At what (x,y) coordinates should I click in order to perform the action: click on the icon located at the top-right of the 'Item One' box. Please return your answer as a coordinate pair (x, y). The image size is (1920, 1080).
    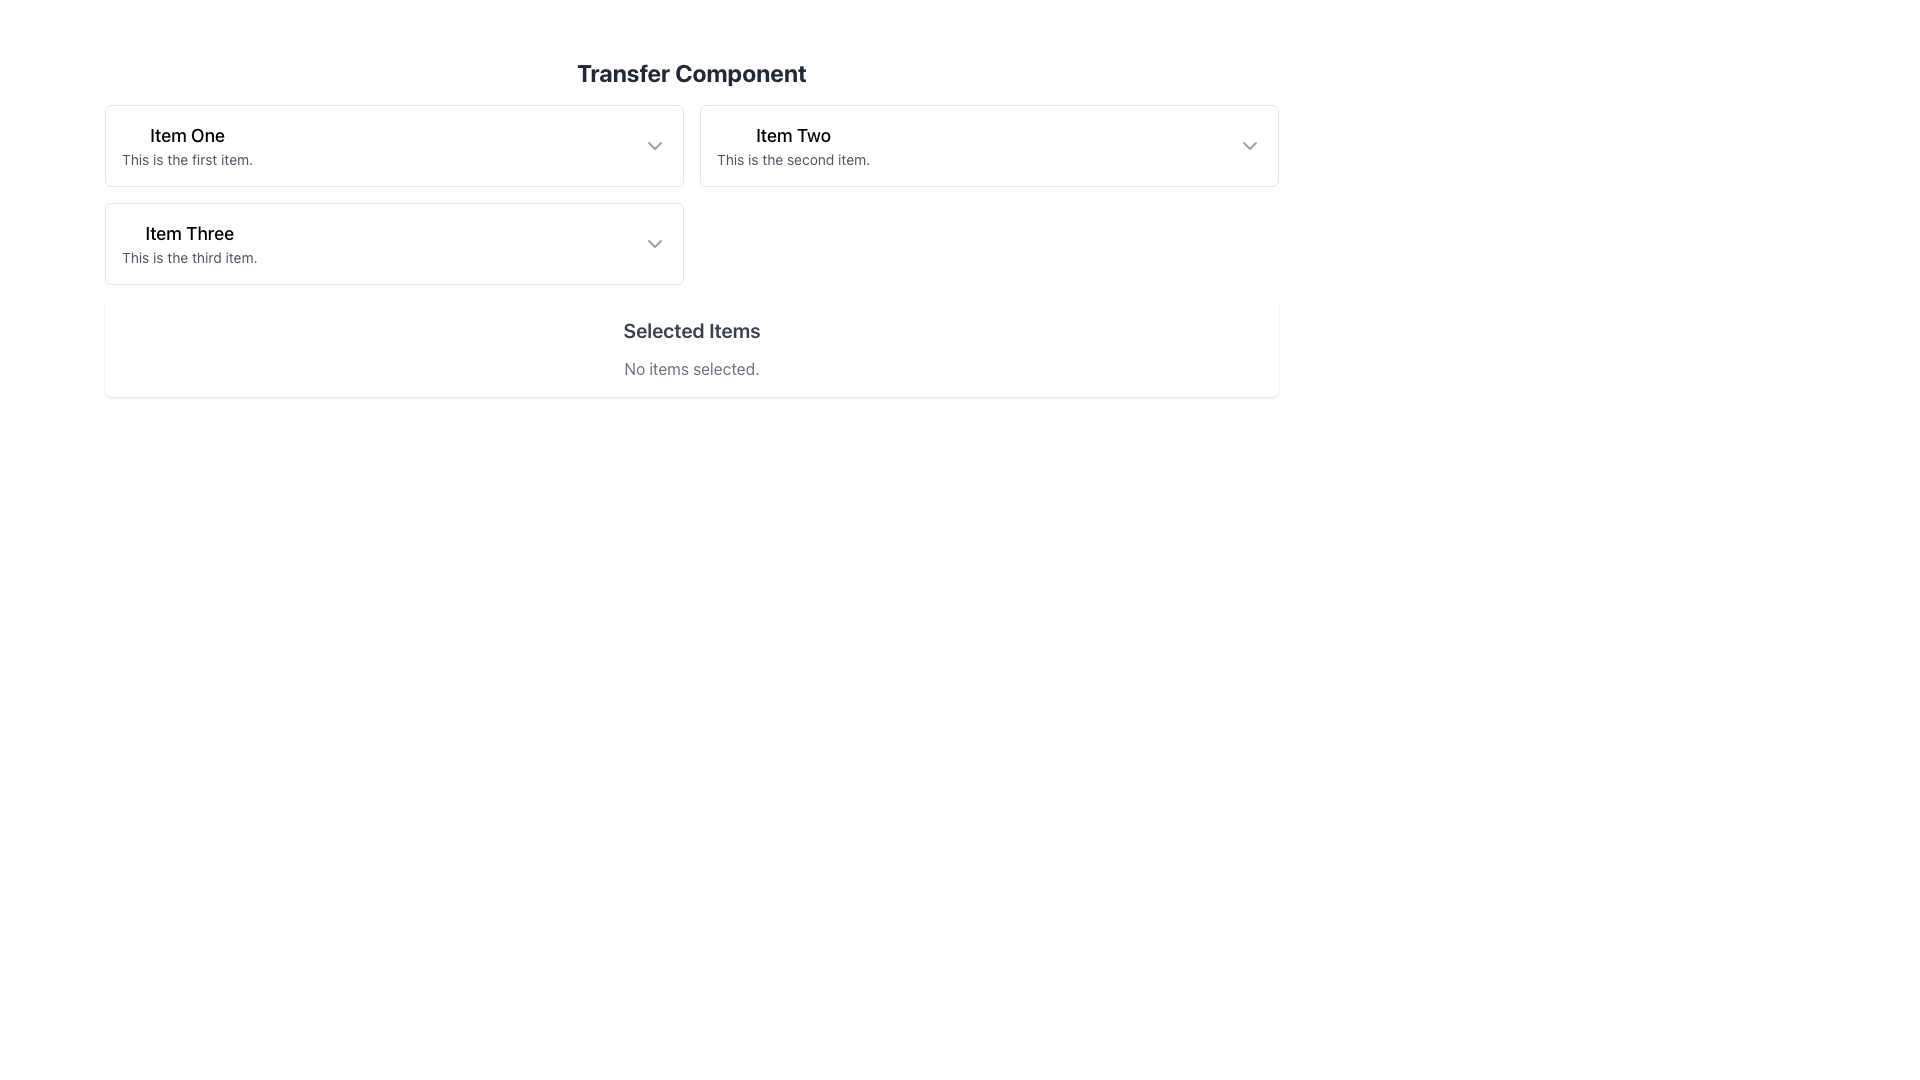
    Looking at the image, I should click on (654, 145).